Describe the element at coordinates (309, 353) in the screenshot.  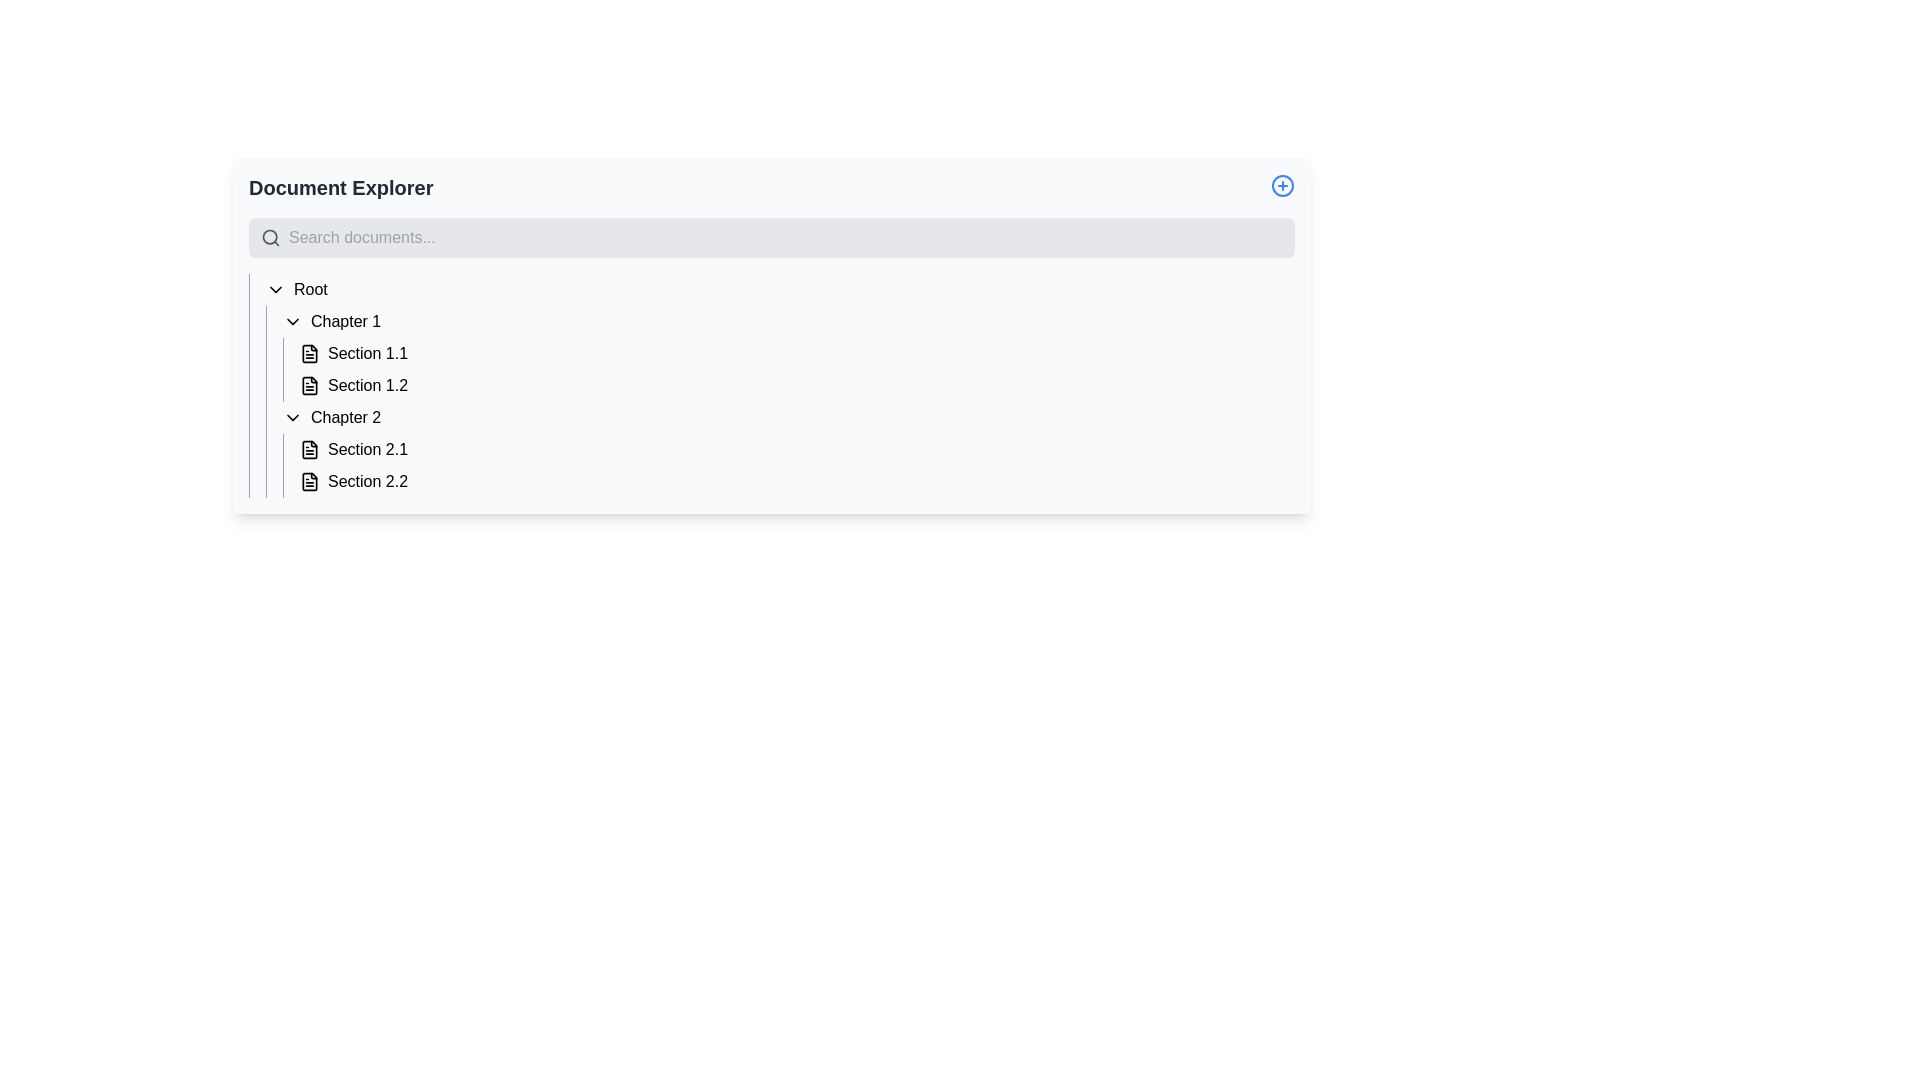
I see `the icon representing the file or document for the 'Section 1.1' item` at that location.